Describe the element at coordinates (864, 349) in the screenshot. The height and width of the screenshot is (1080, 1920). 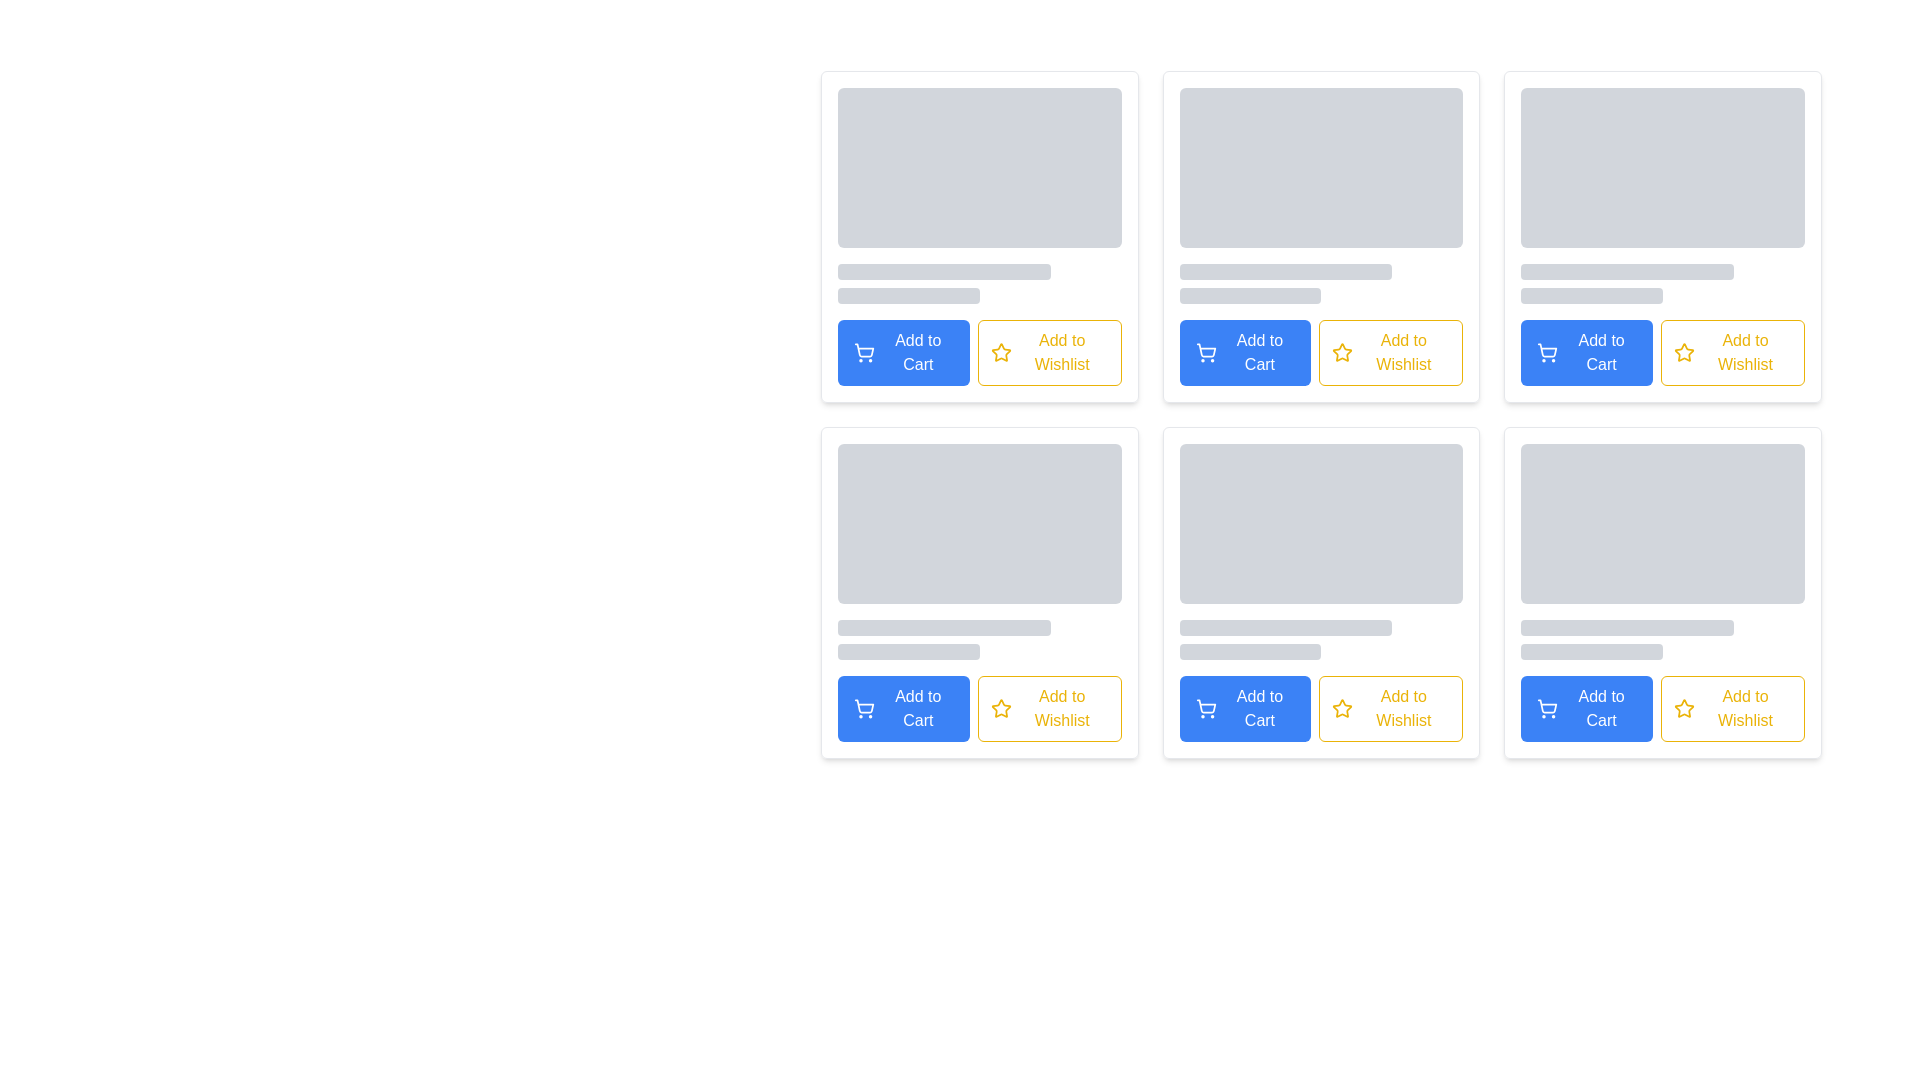
I see `the shopping cart icon (SVG graphic) located to the left of the 'Add to Cart' button` at that location.